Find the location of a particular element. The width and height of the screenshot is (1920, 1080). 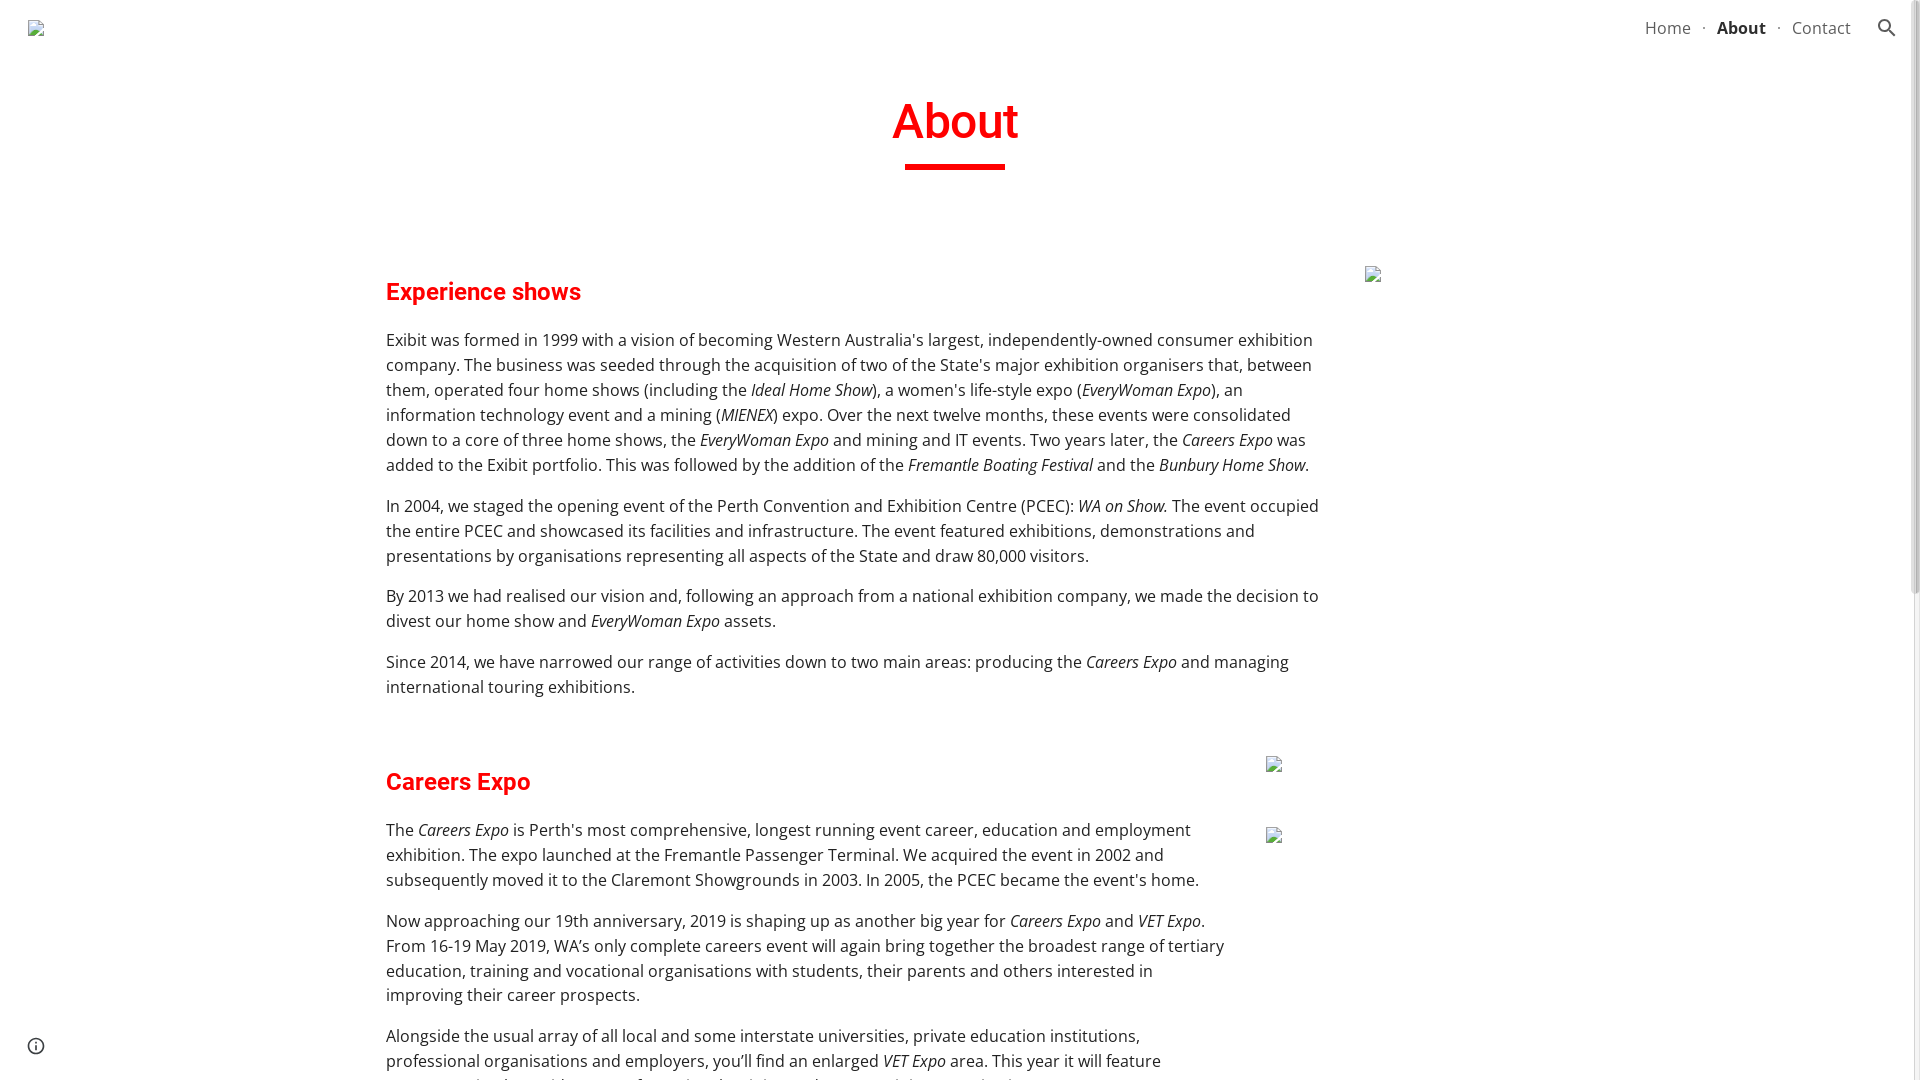

'Home' is located at coordinates (1645, 27).